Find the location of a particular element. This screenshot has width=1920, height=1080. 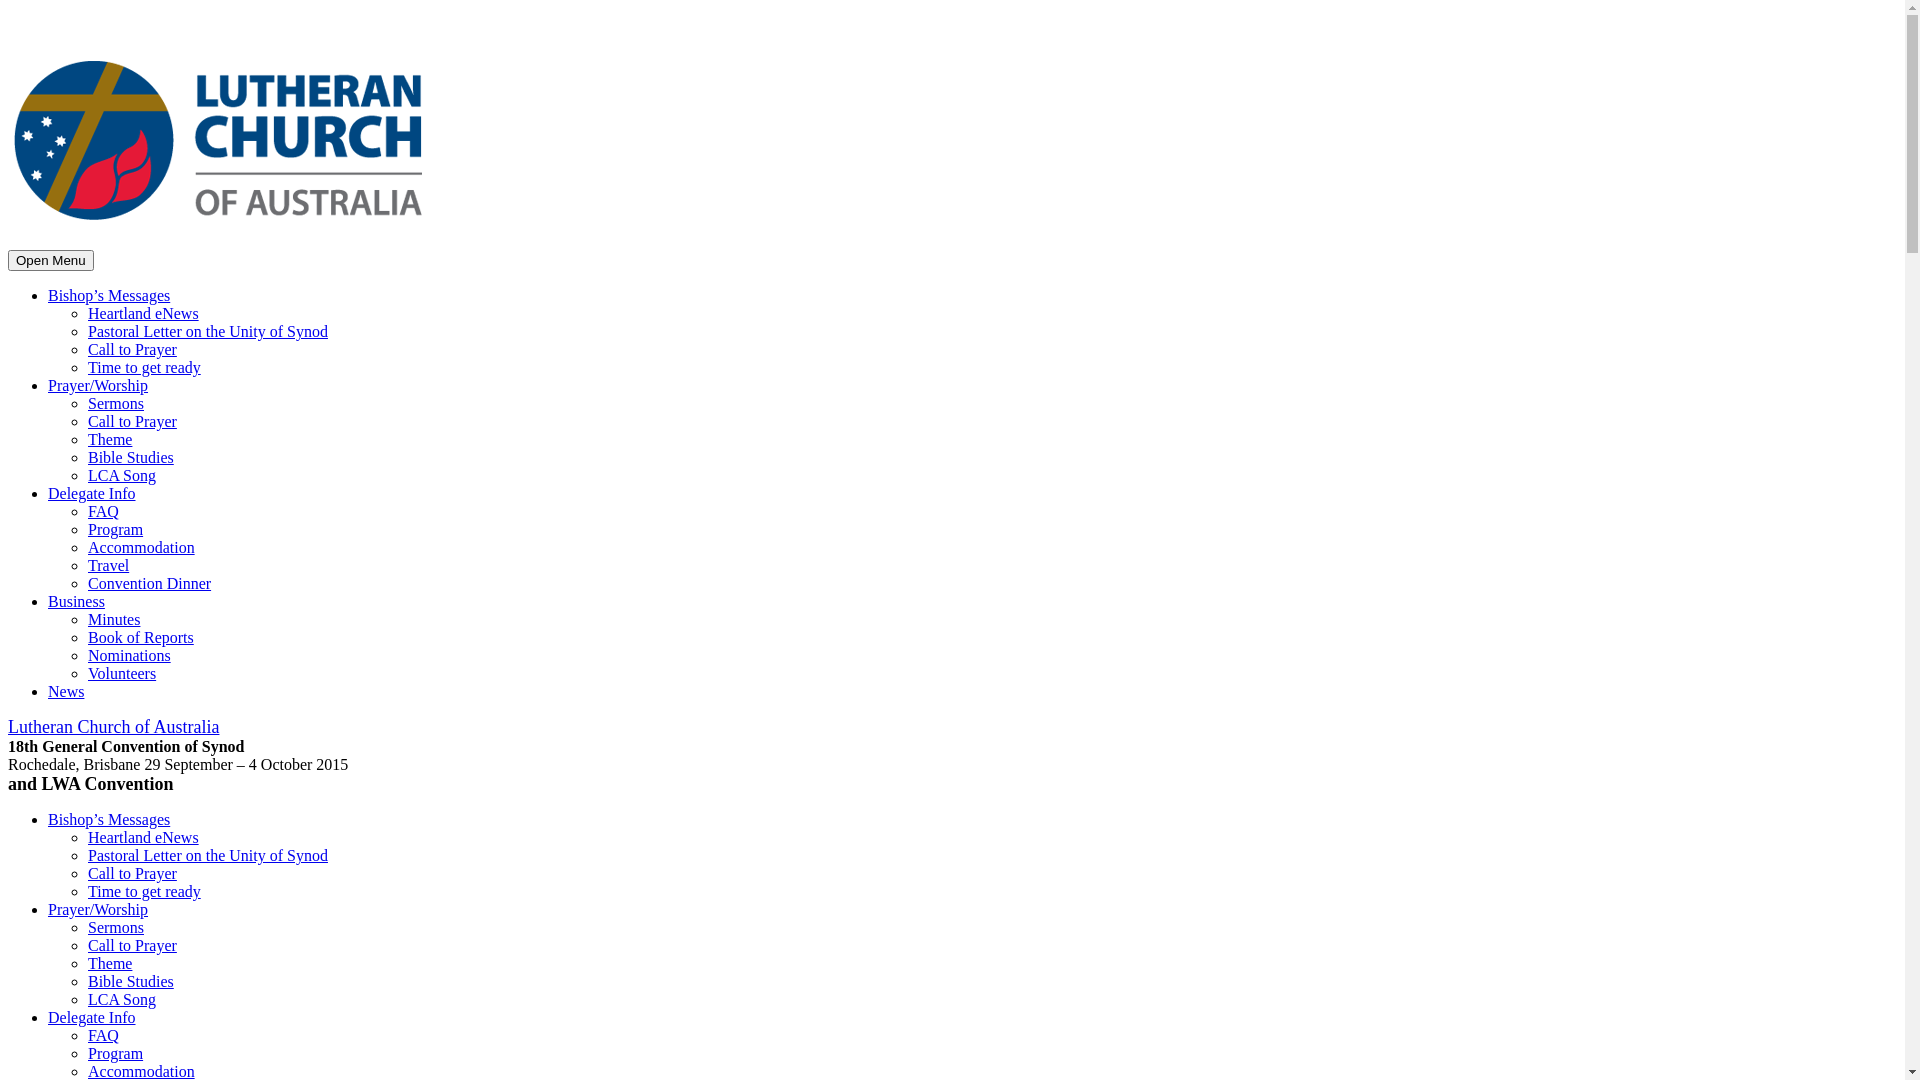

'FAQ' is located at coordinates (102, 1035).